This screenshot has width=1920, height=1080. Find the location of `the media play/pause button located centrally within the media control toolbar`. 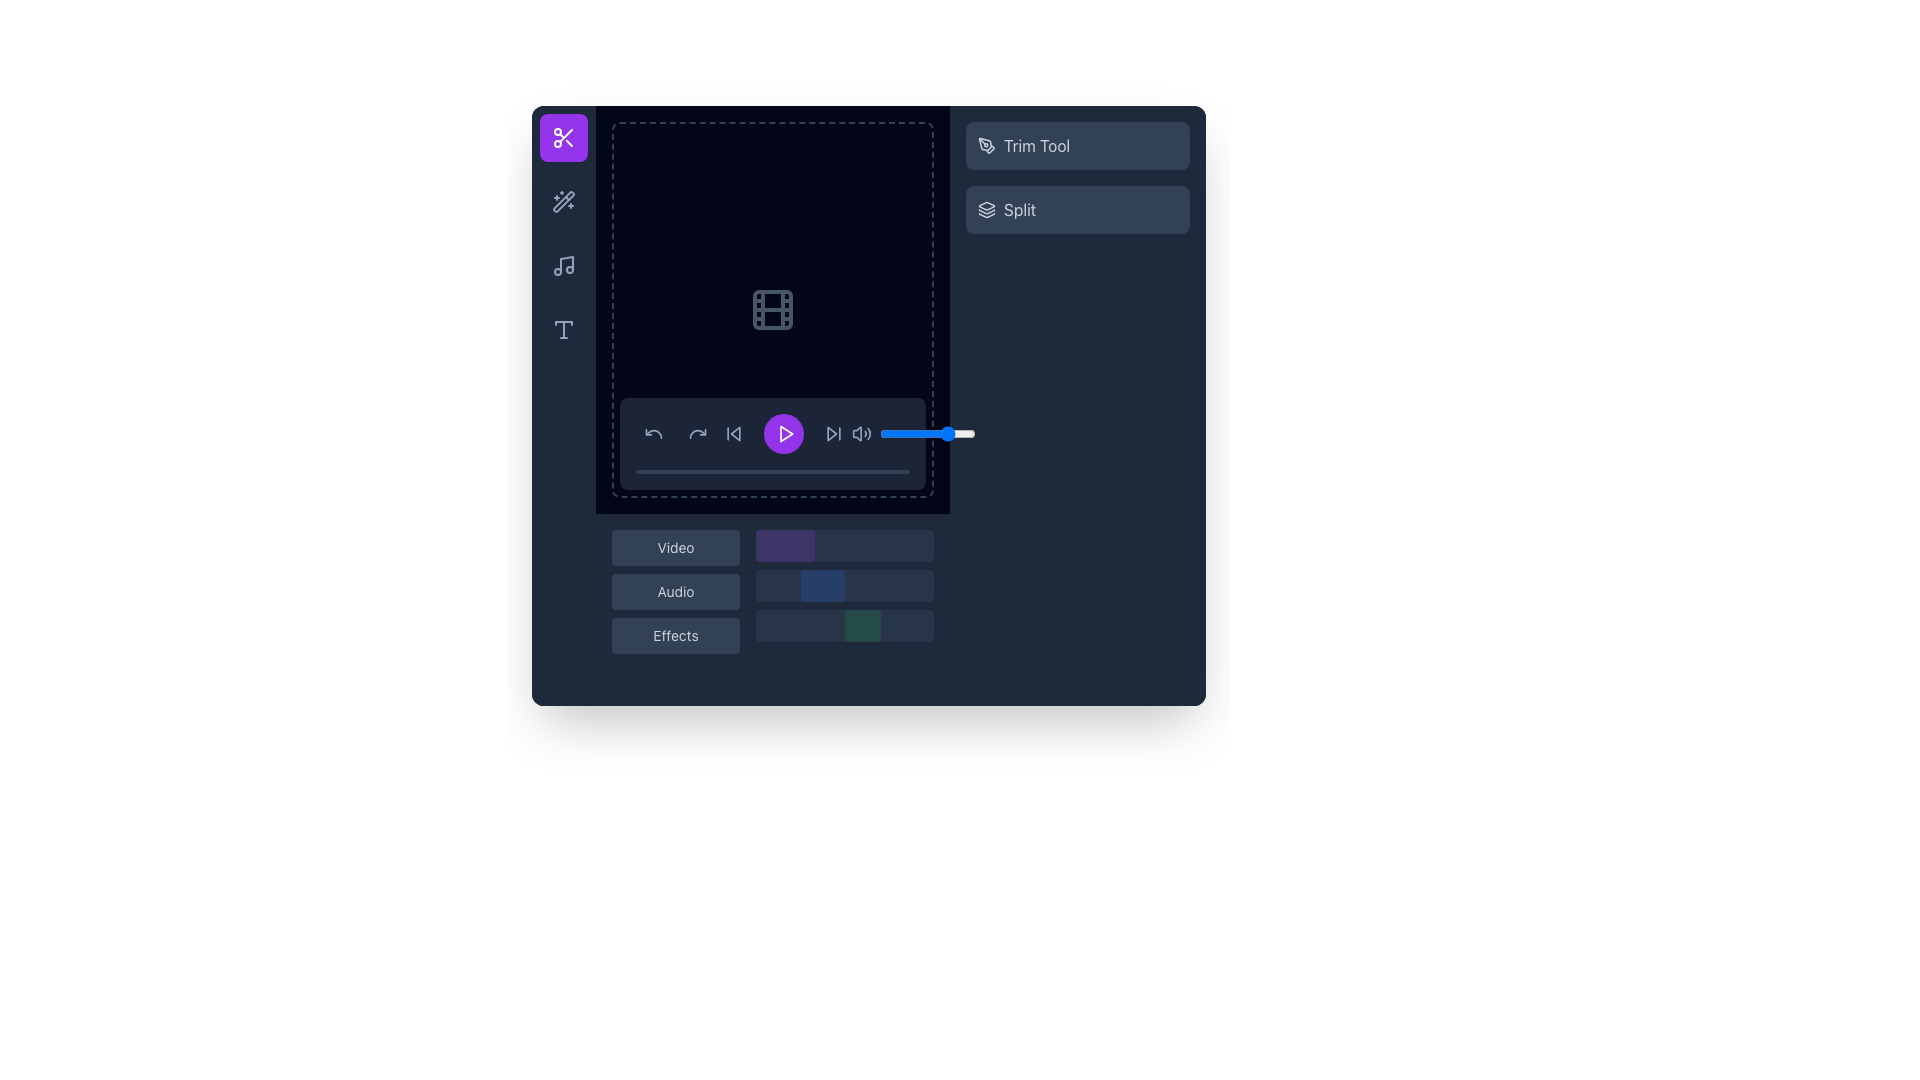

the media play/pause button located centrally within the media control toolbar is located at coordinates (782, 433).